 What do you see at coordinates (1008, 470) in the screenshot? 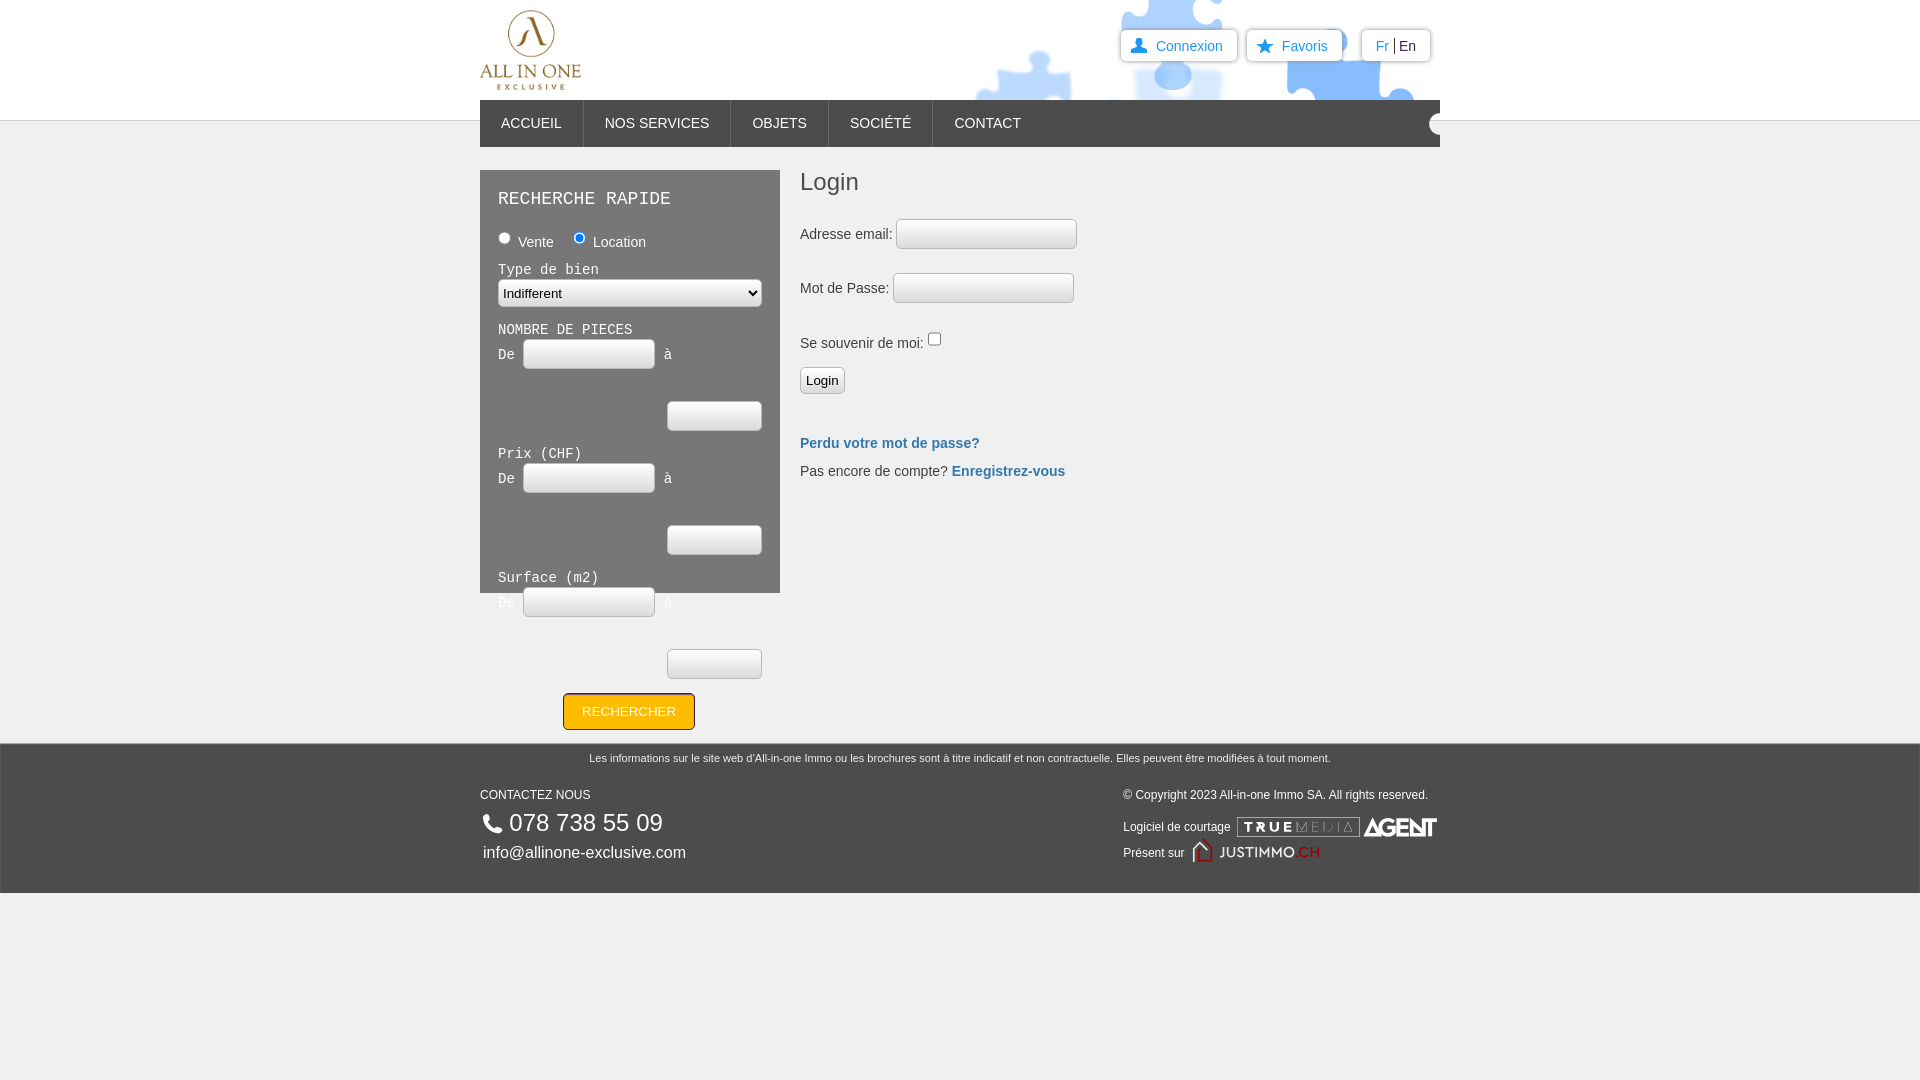
I see `'Enregistrez-vous'` at bounding box center [1008, 470].